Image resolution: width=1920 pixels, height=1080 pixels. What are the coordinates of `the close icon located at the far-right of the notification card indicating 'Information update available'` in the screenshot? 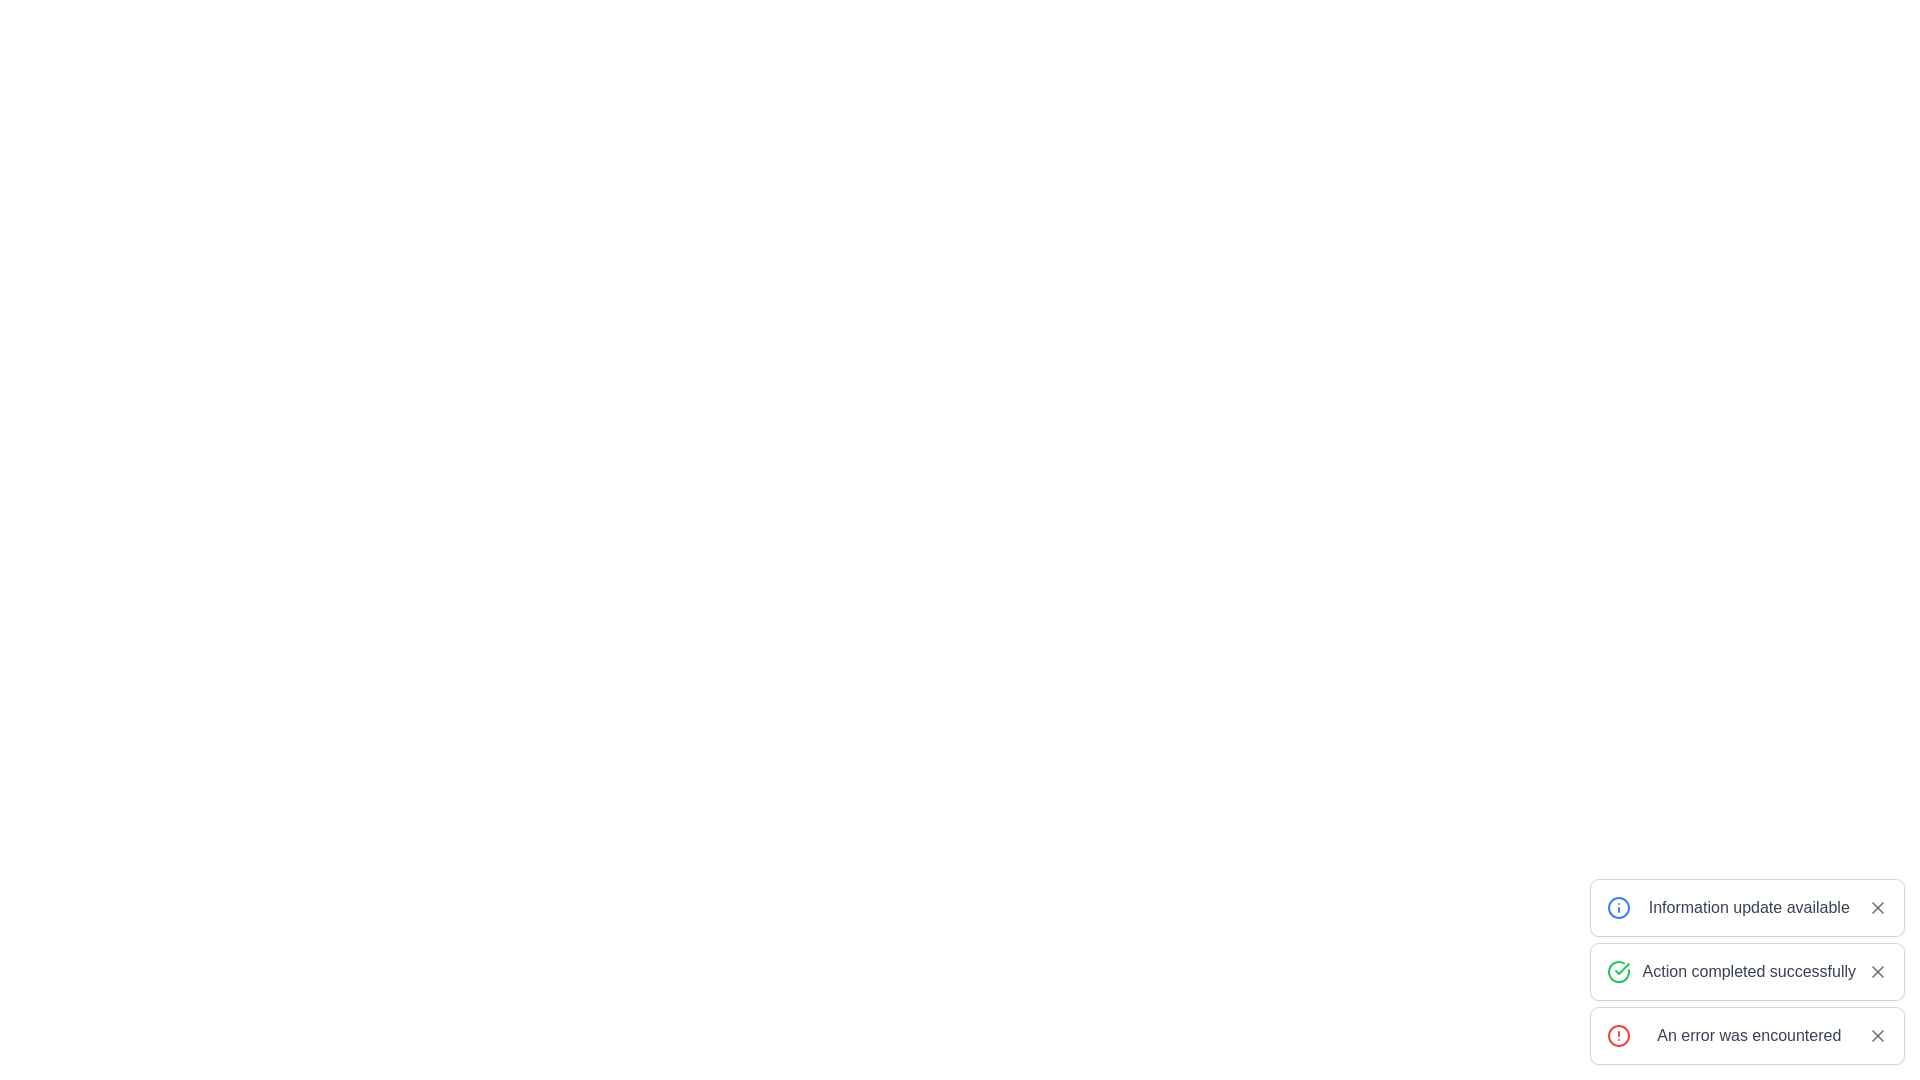 It's located at (1876, 907).